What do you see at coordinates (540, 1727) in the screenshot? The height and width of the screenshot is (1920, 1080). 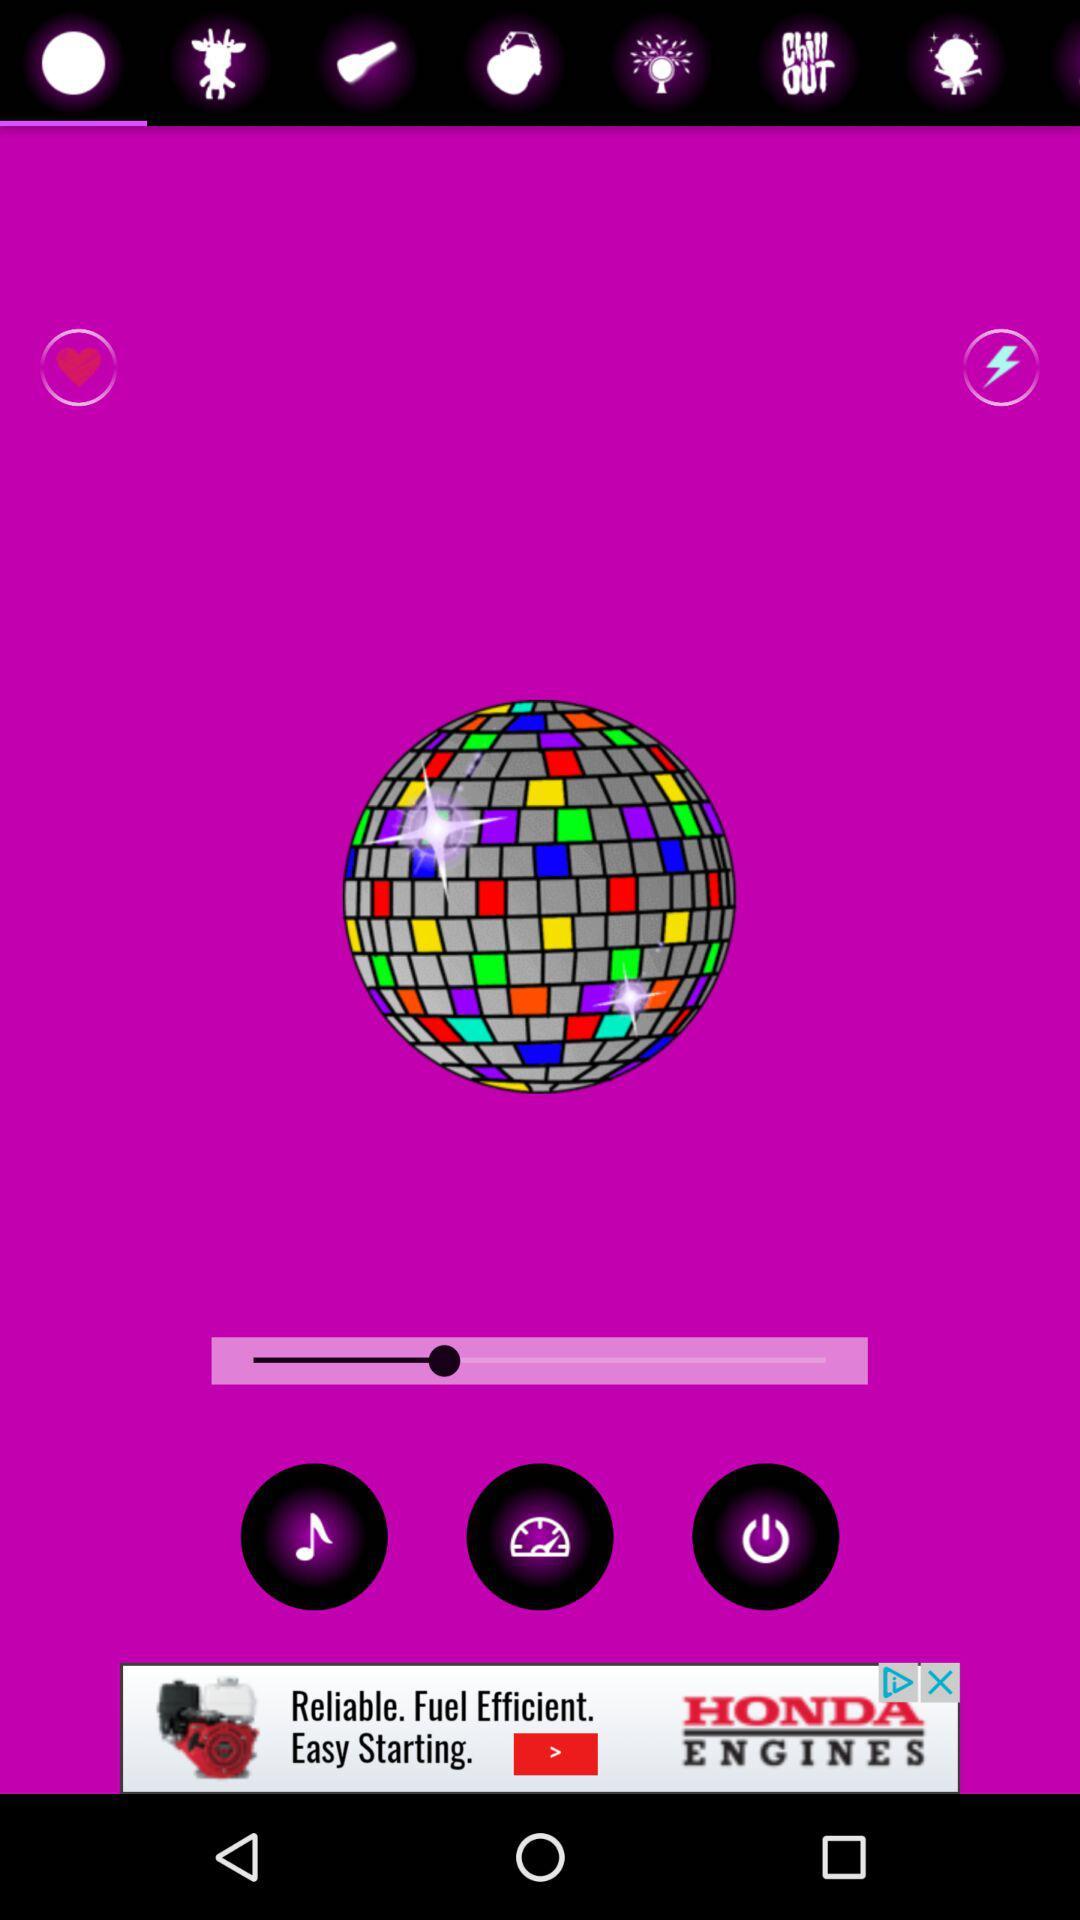 I see `share the article` at bounding box center [540, 1727].